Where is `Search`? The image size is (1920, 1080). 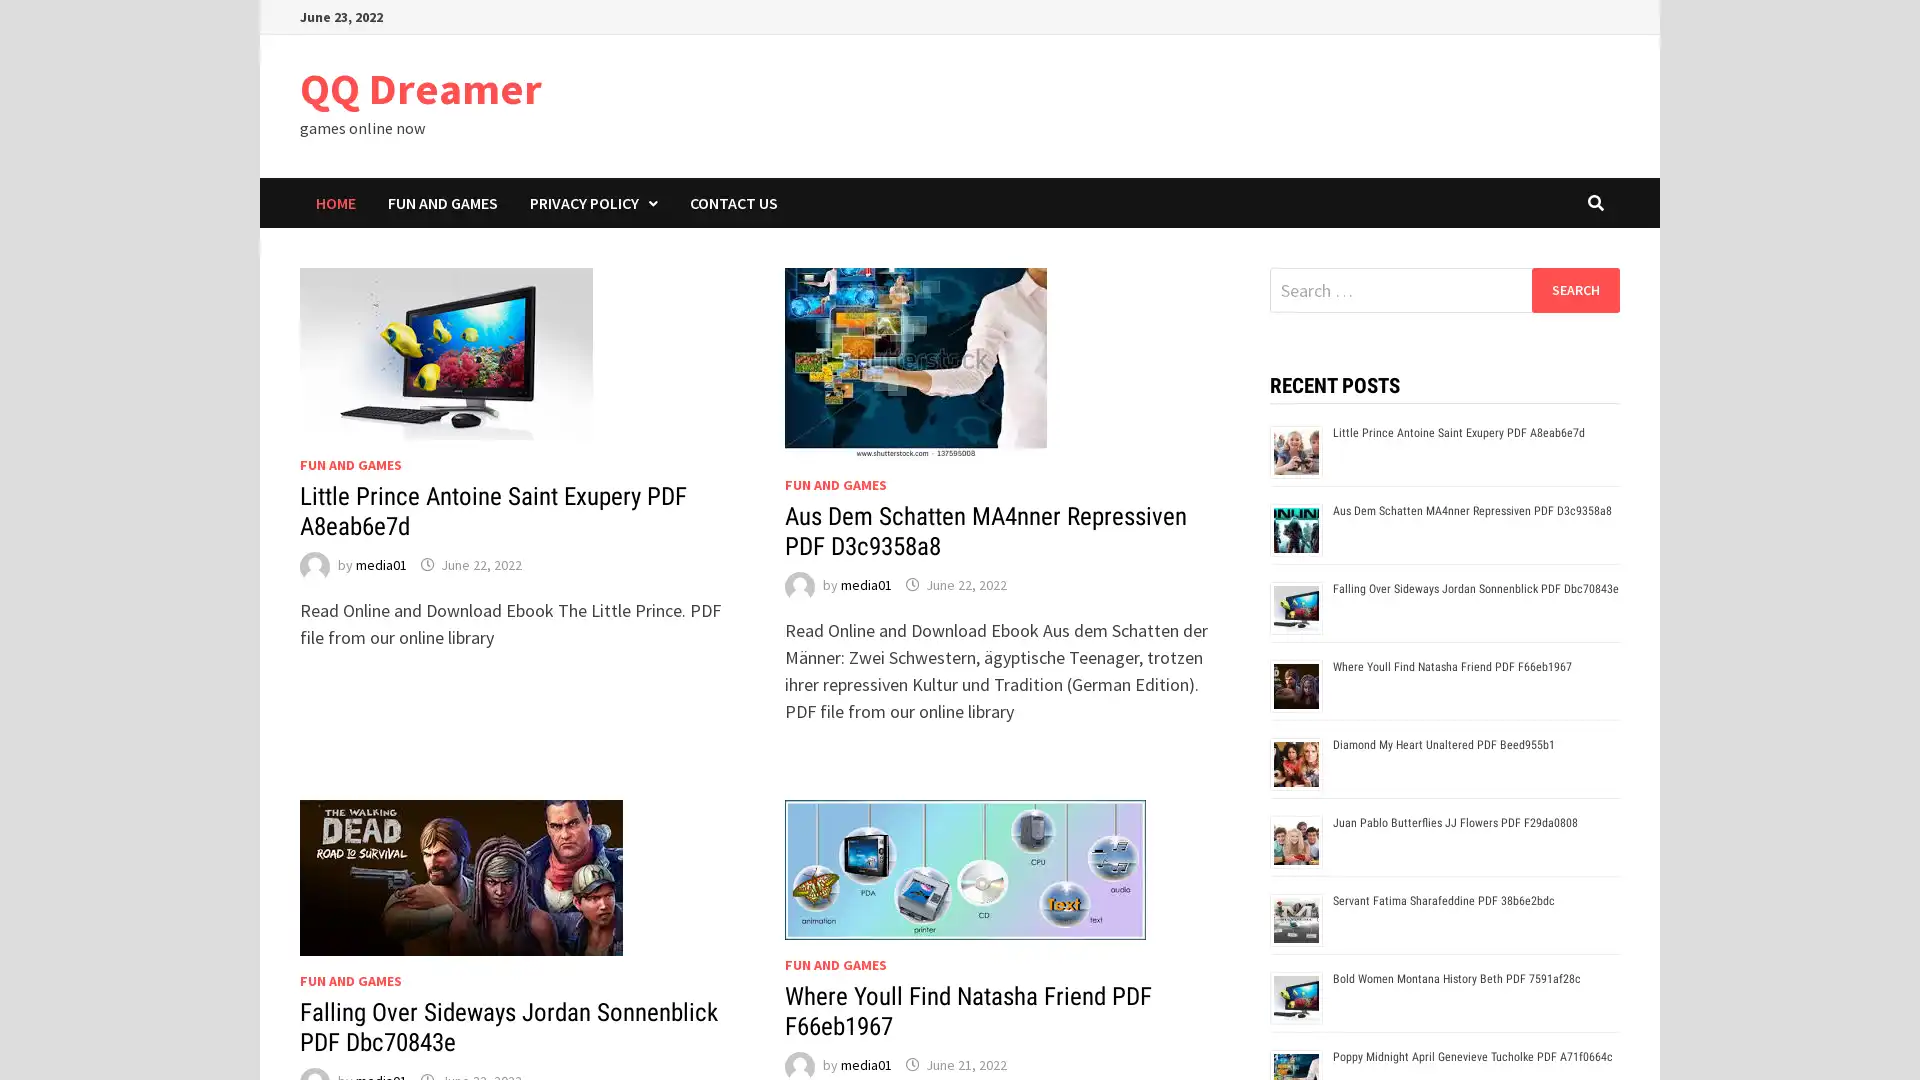 Search is located at coordinates (1574, 289).